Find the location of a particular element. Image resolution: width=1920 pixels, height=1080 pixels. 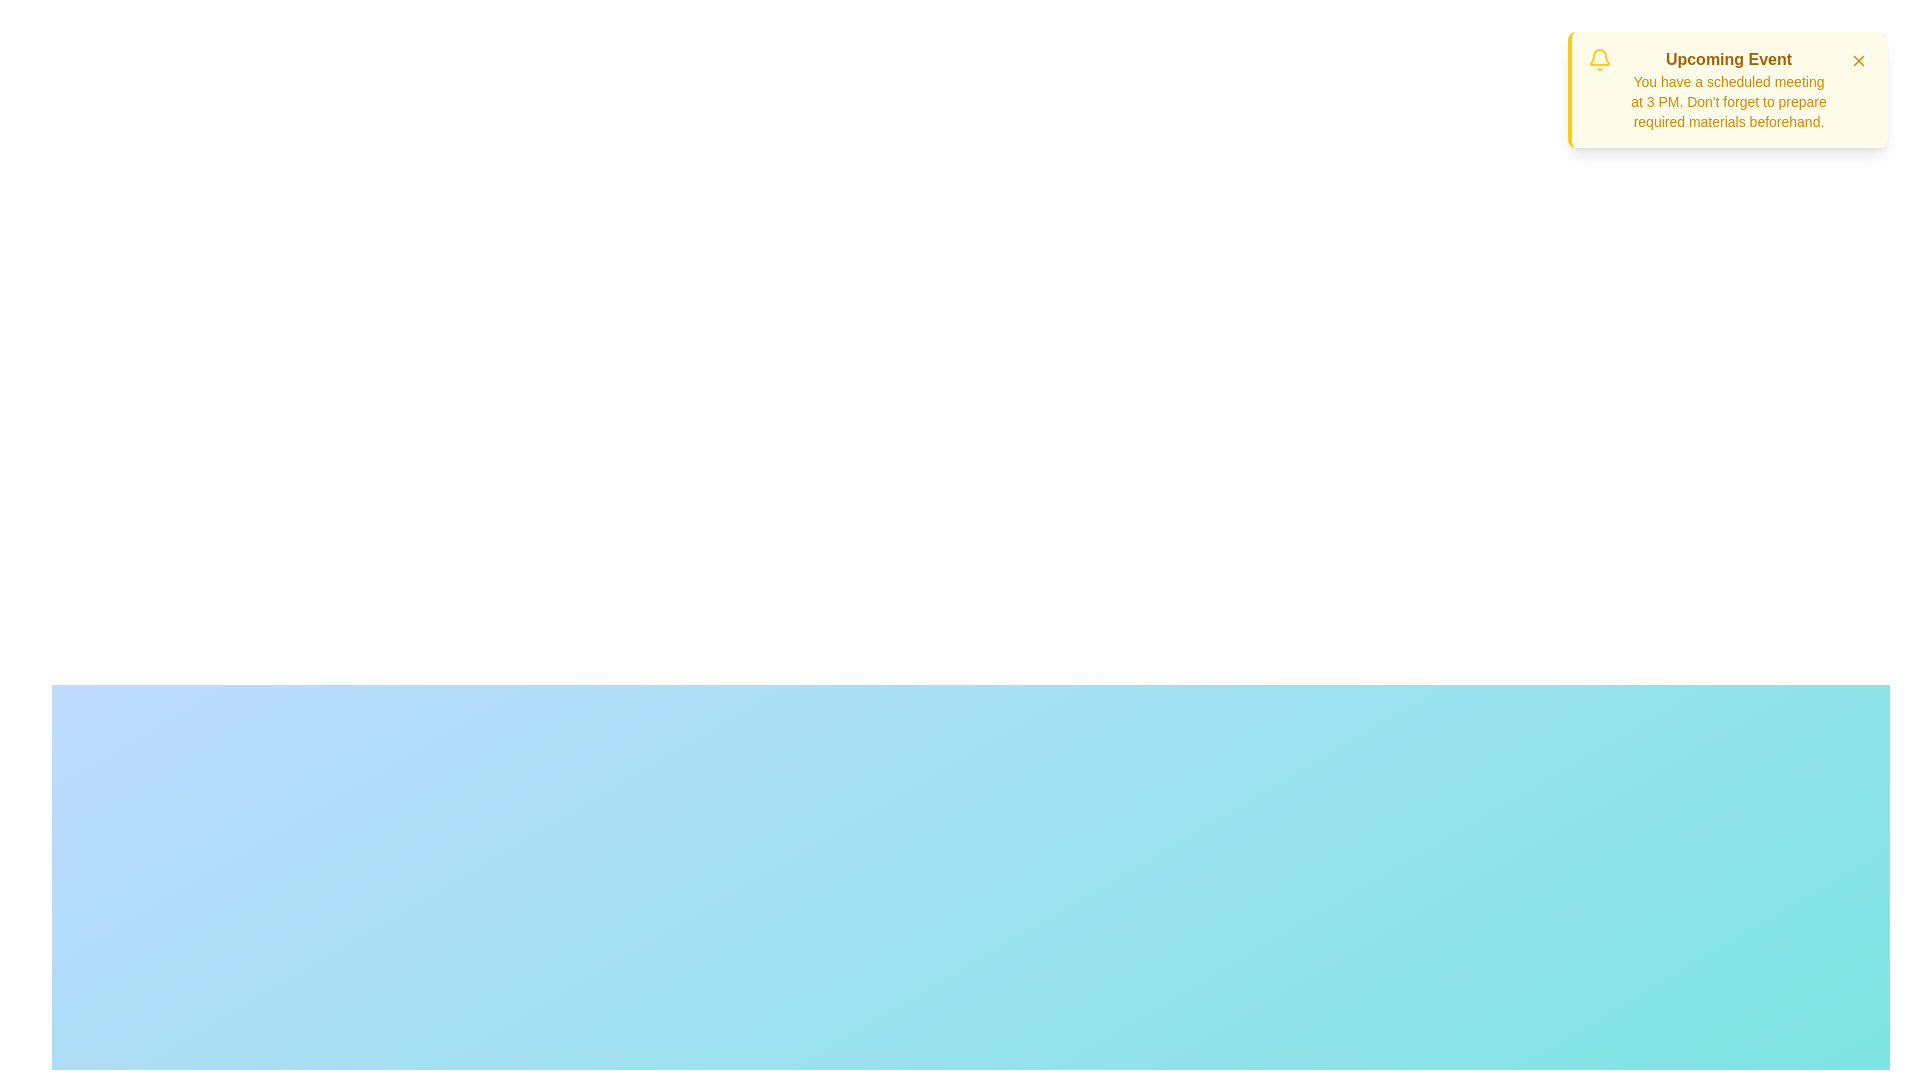

the close icon of the snackbar to dismiss the notification is located at coordinates (1857, 60).